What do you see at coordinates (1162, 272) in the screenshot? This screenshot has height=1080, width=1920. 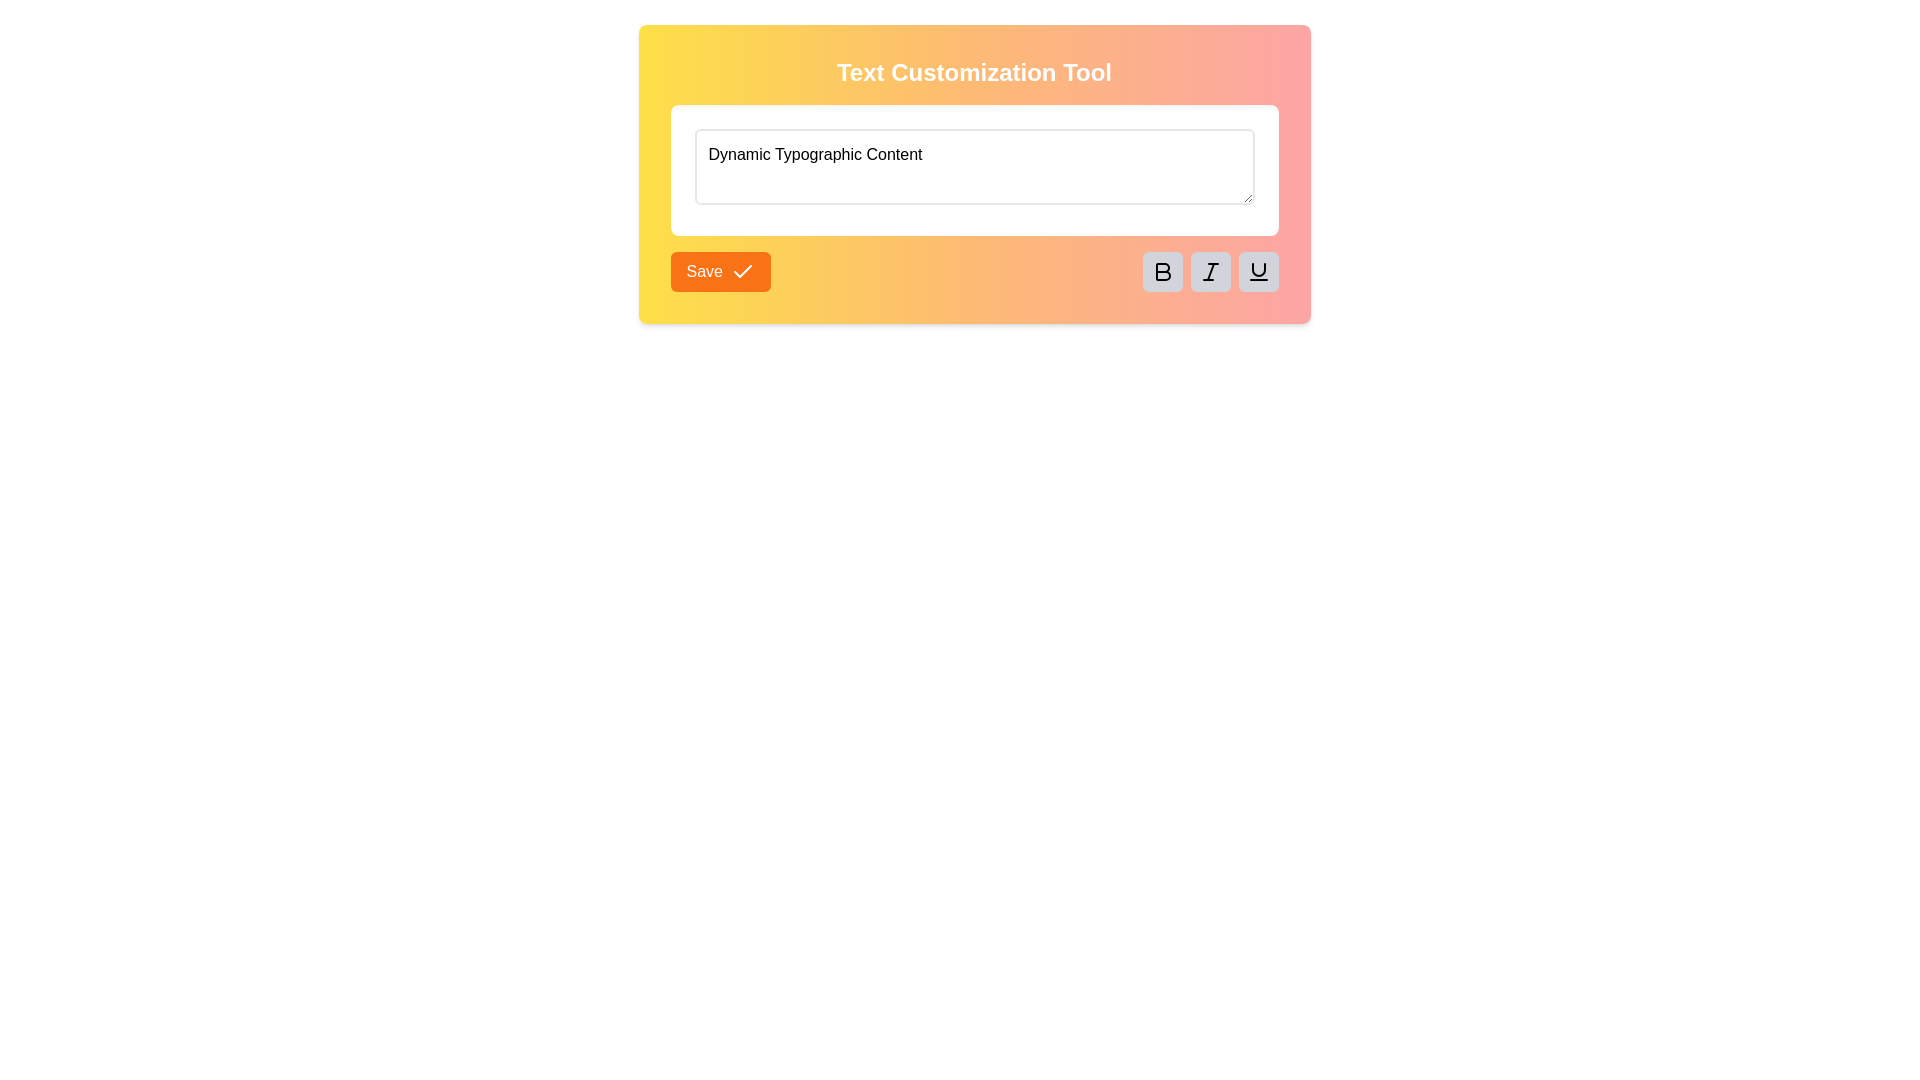 I see `the bold 'B' icon button with a gray background, located as the first button in the formatting options row beneath the text input field` at bounding box center [1162, 272].